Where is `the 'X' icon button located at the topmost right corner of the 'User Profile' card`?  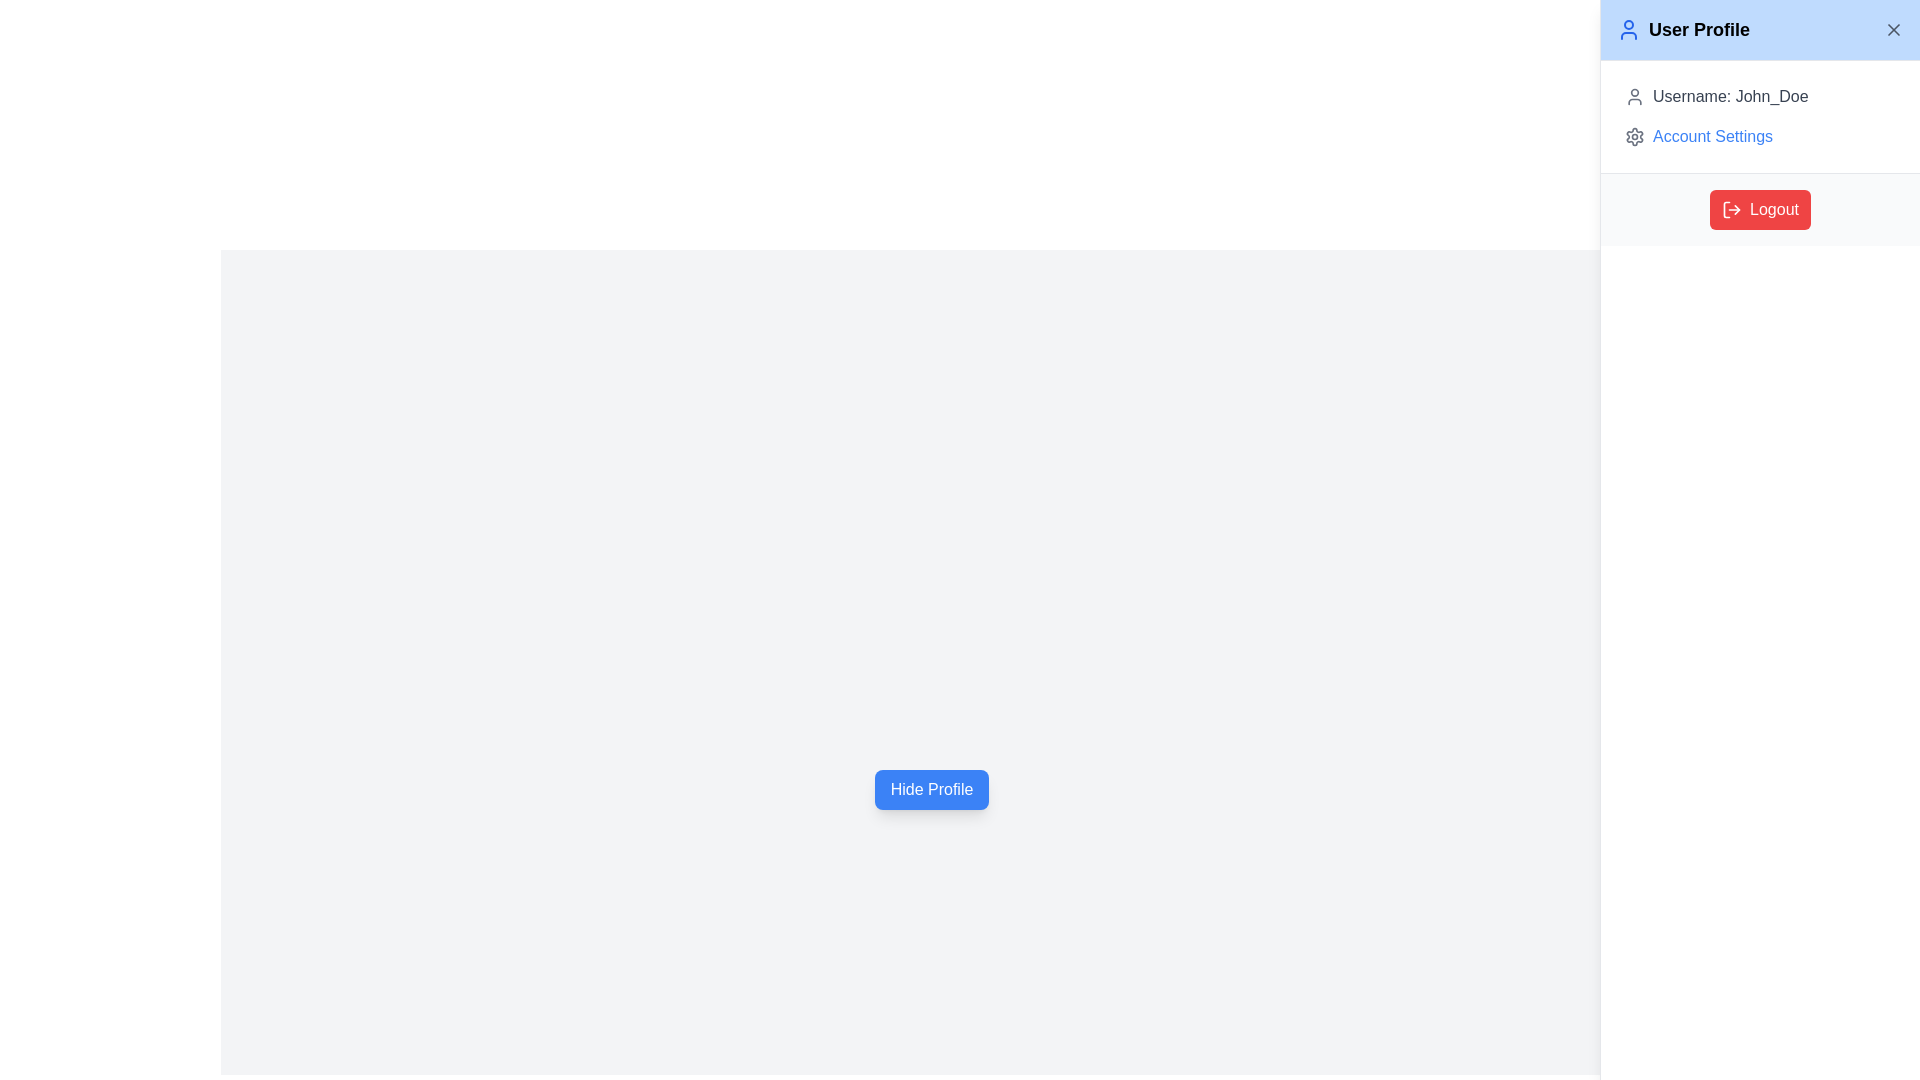 the 'X' icon button located at the topmost right corner of the 'User Profile' card is located at coordinates (1893, 30).